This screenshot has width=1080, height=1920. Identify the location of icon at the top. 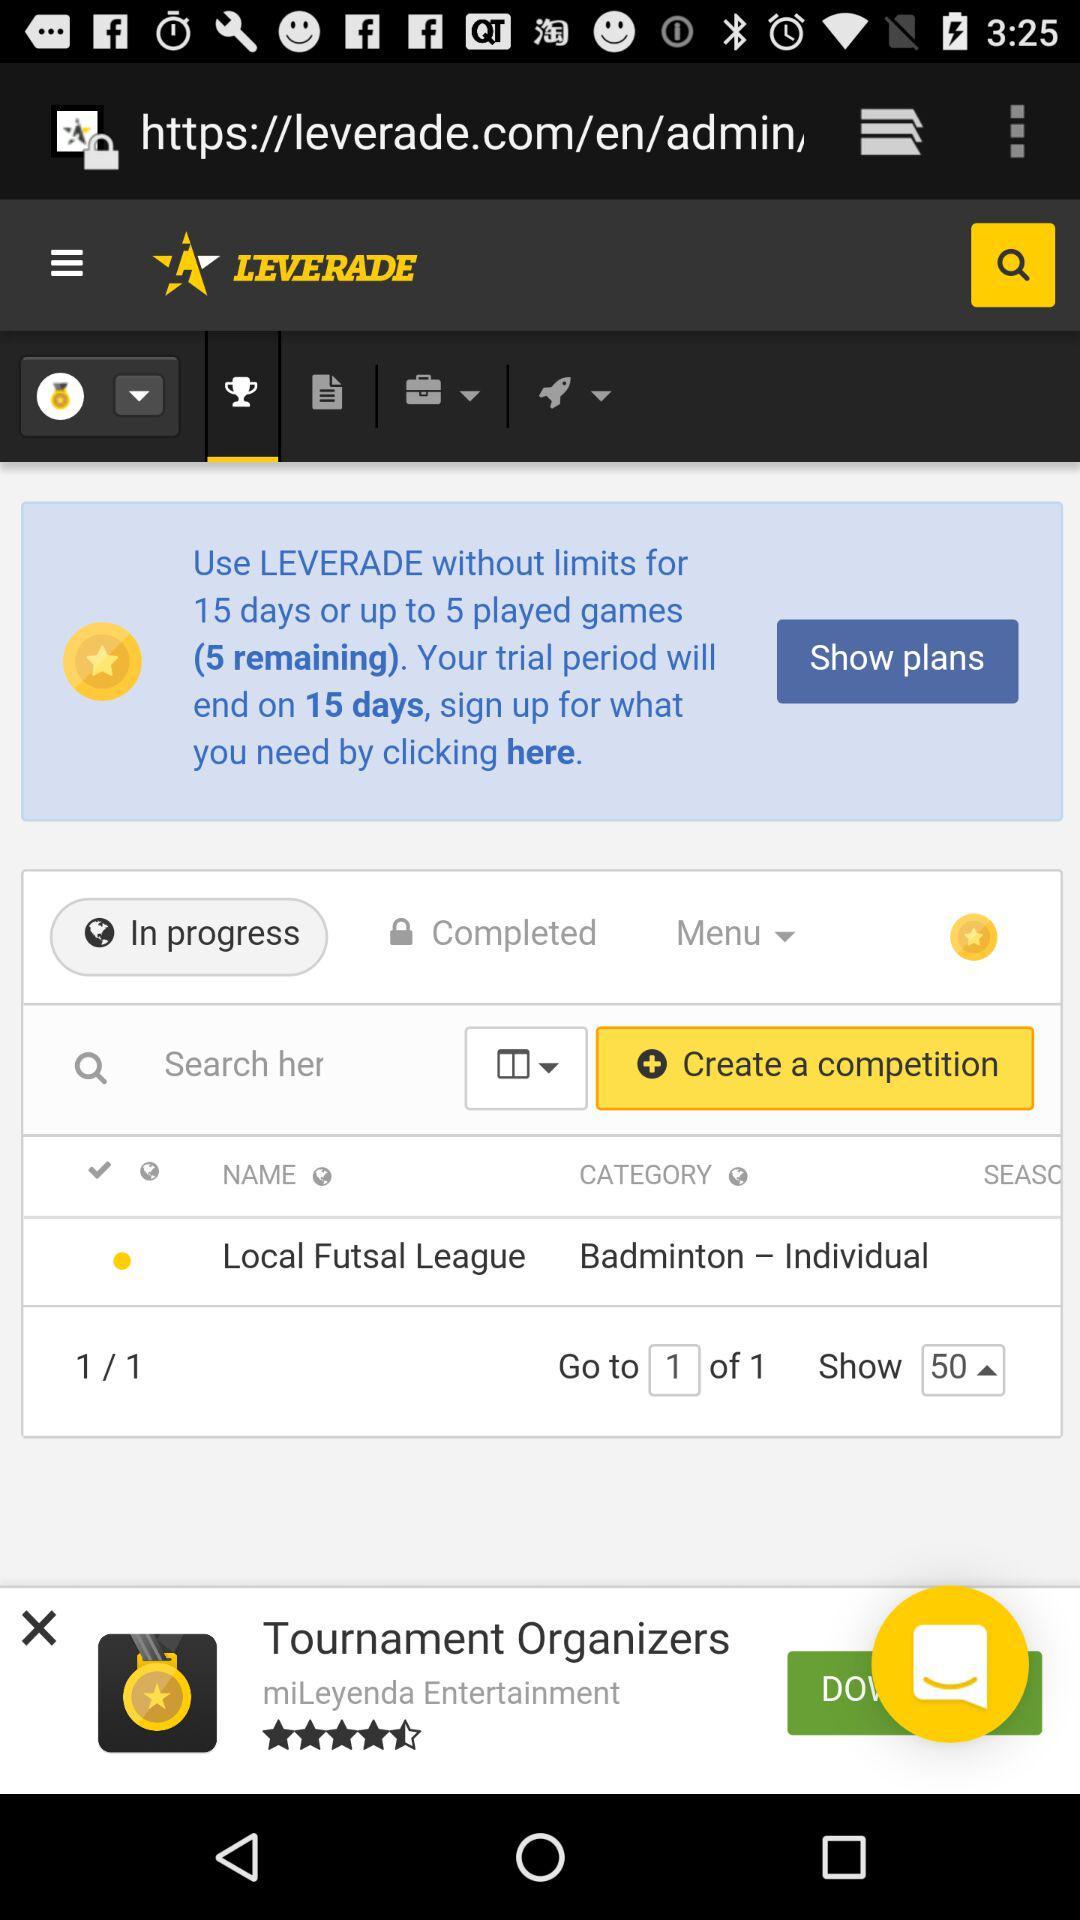
(472, 130).